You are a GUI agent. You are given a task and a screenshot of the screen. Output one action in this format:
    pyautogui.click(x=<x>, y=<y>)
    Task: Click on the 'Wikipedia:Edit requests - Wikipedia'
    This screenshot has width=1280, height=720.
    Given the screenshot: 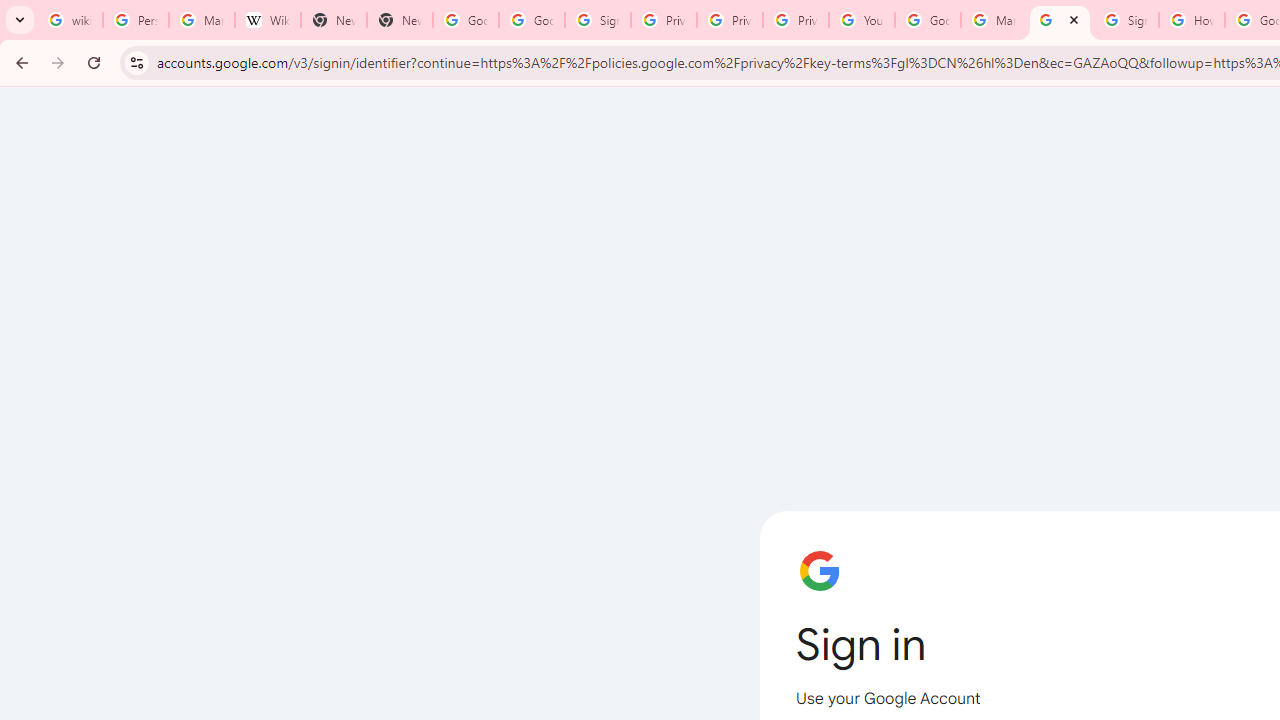 What is the action you would take?
    pyautogui.click(x=267, y=20)
    